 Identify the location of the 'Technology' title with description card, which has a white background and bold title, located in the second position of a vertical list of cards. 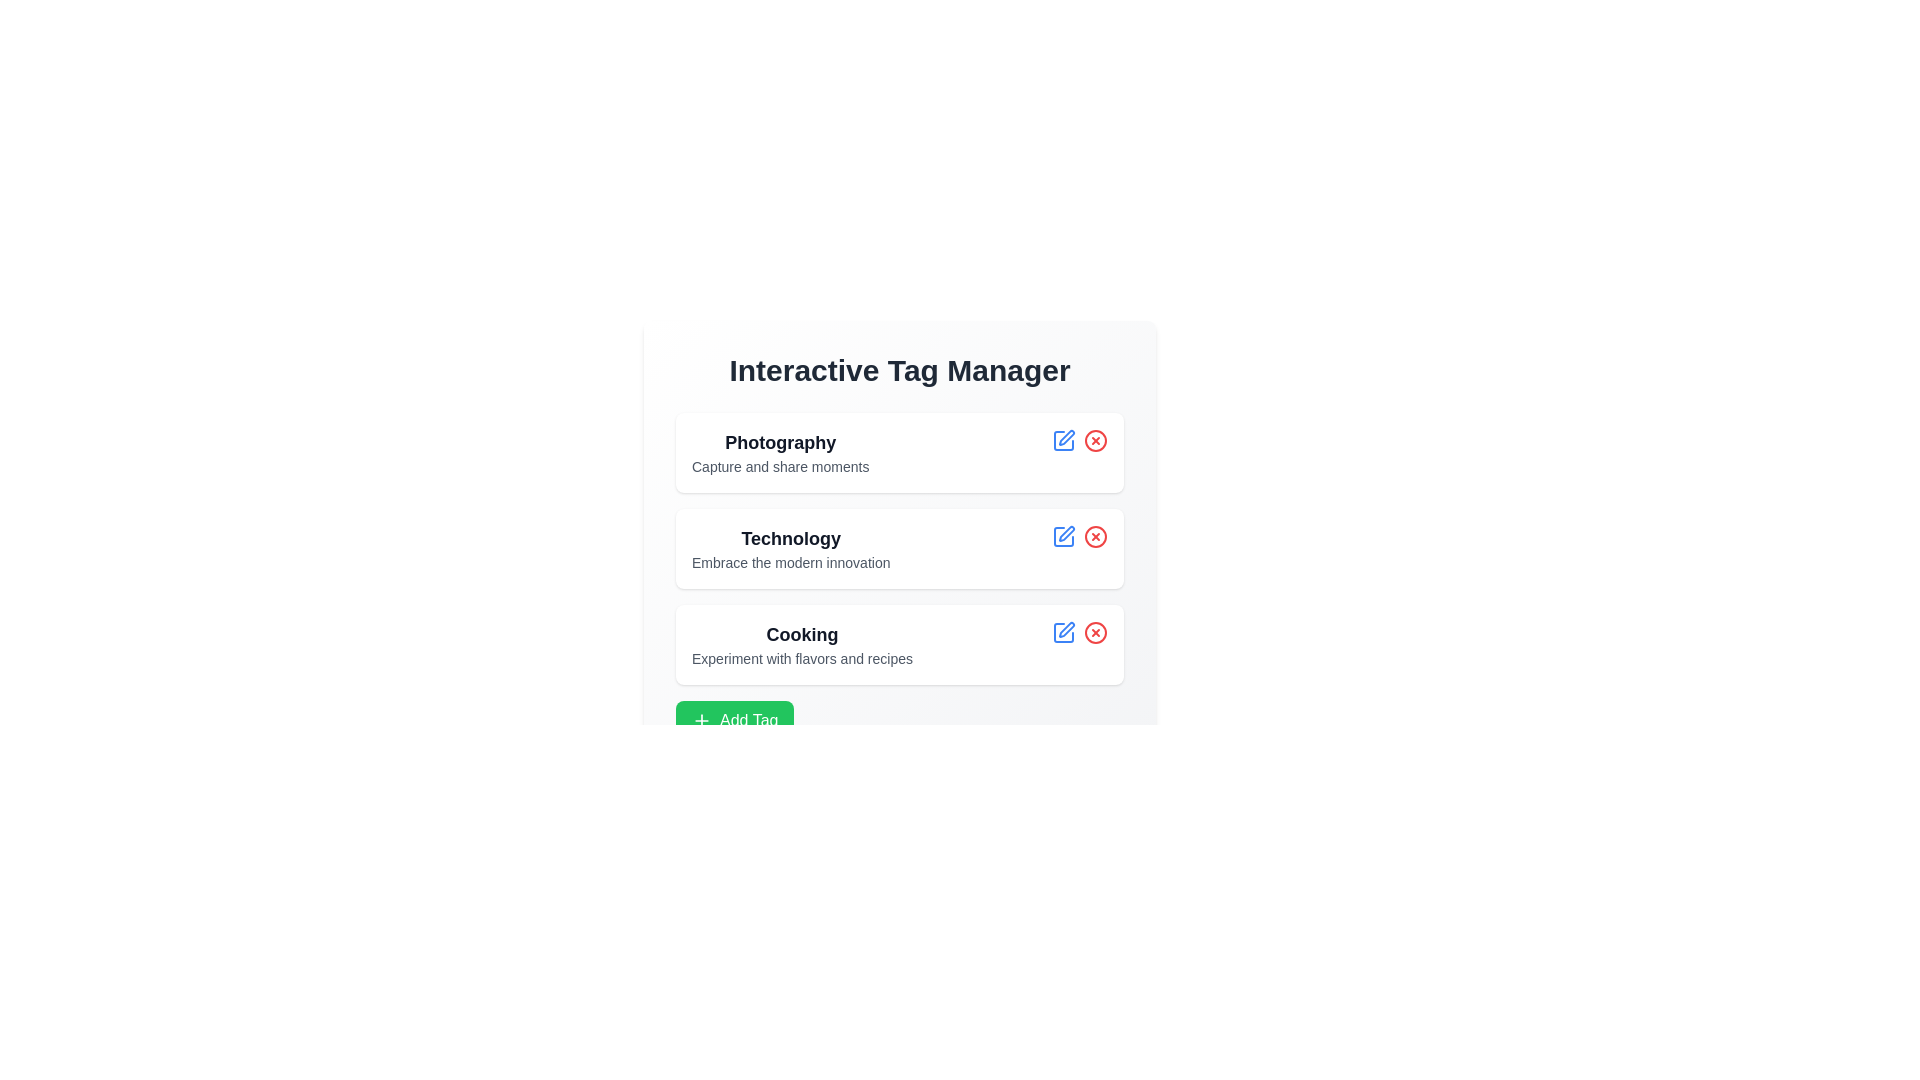
(899, 548).